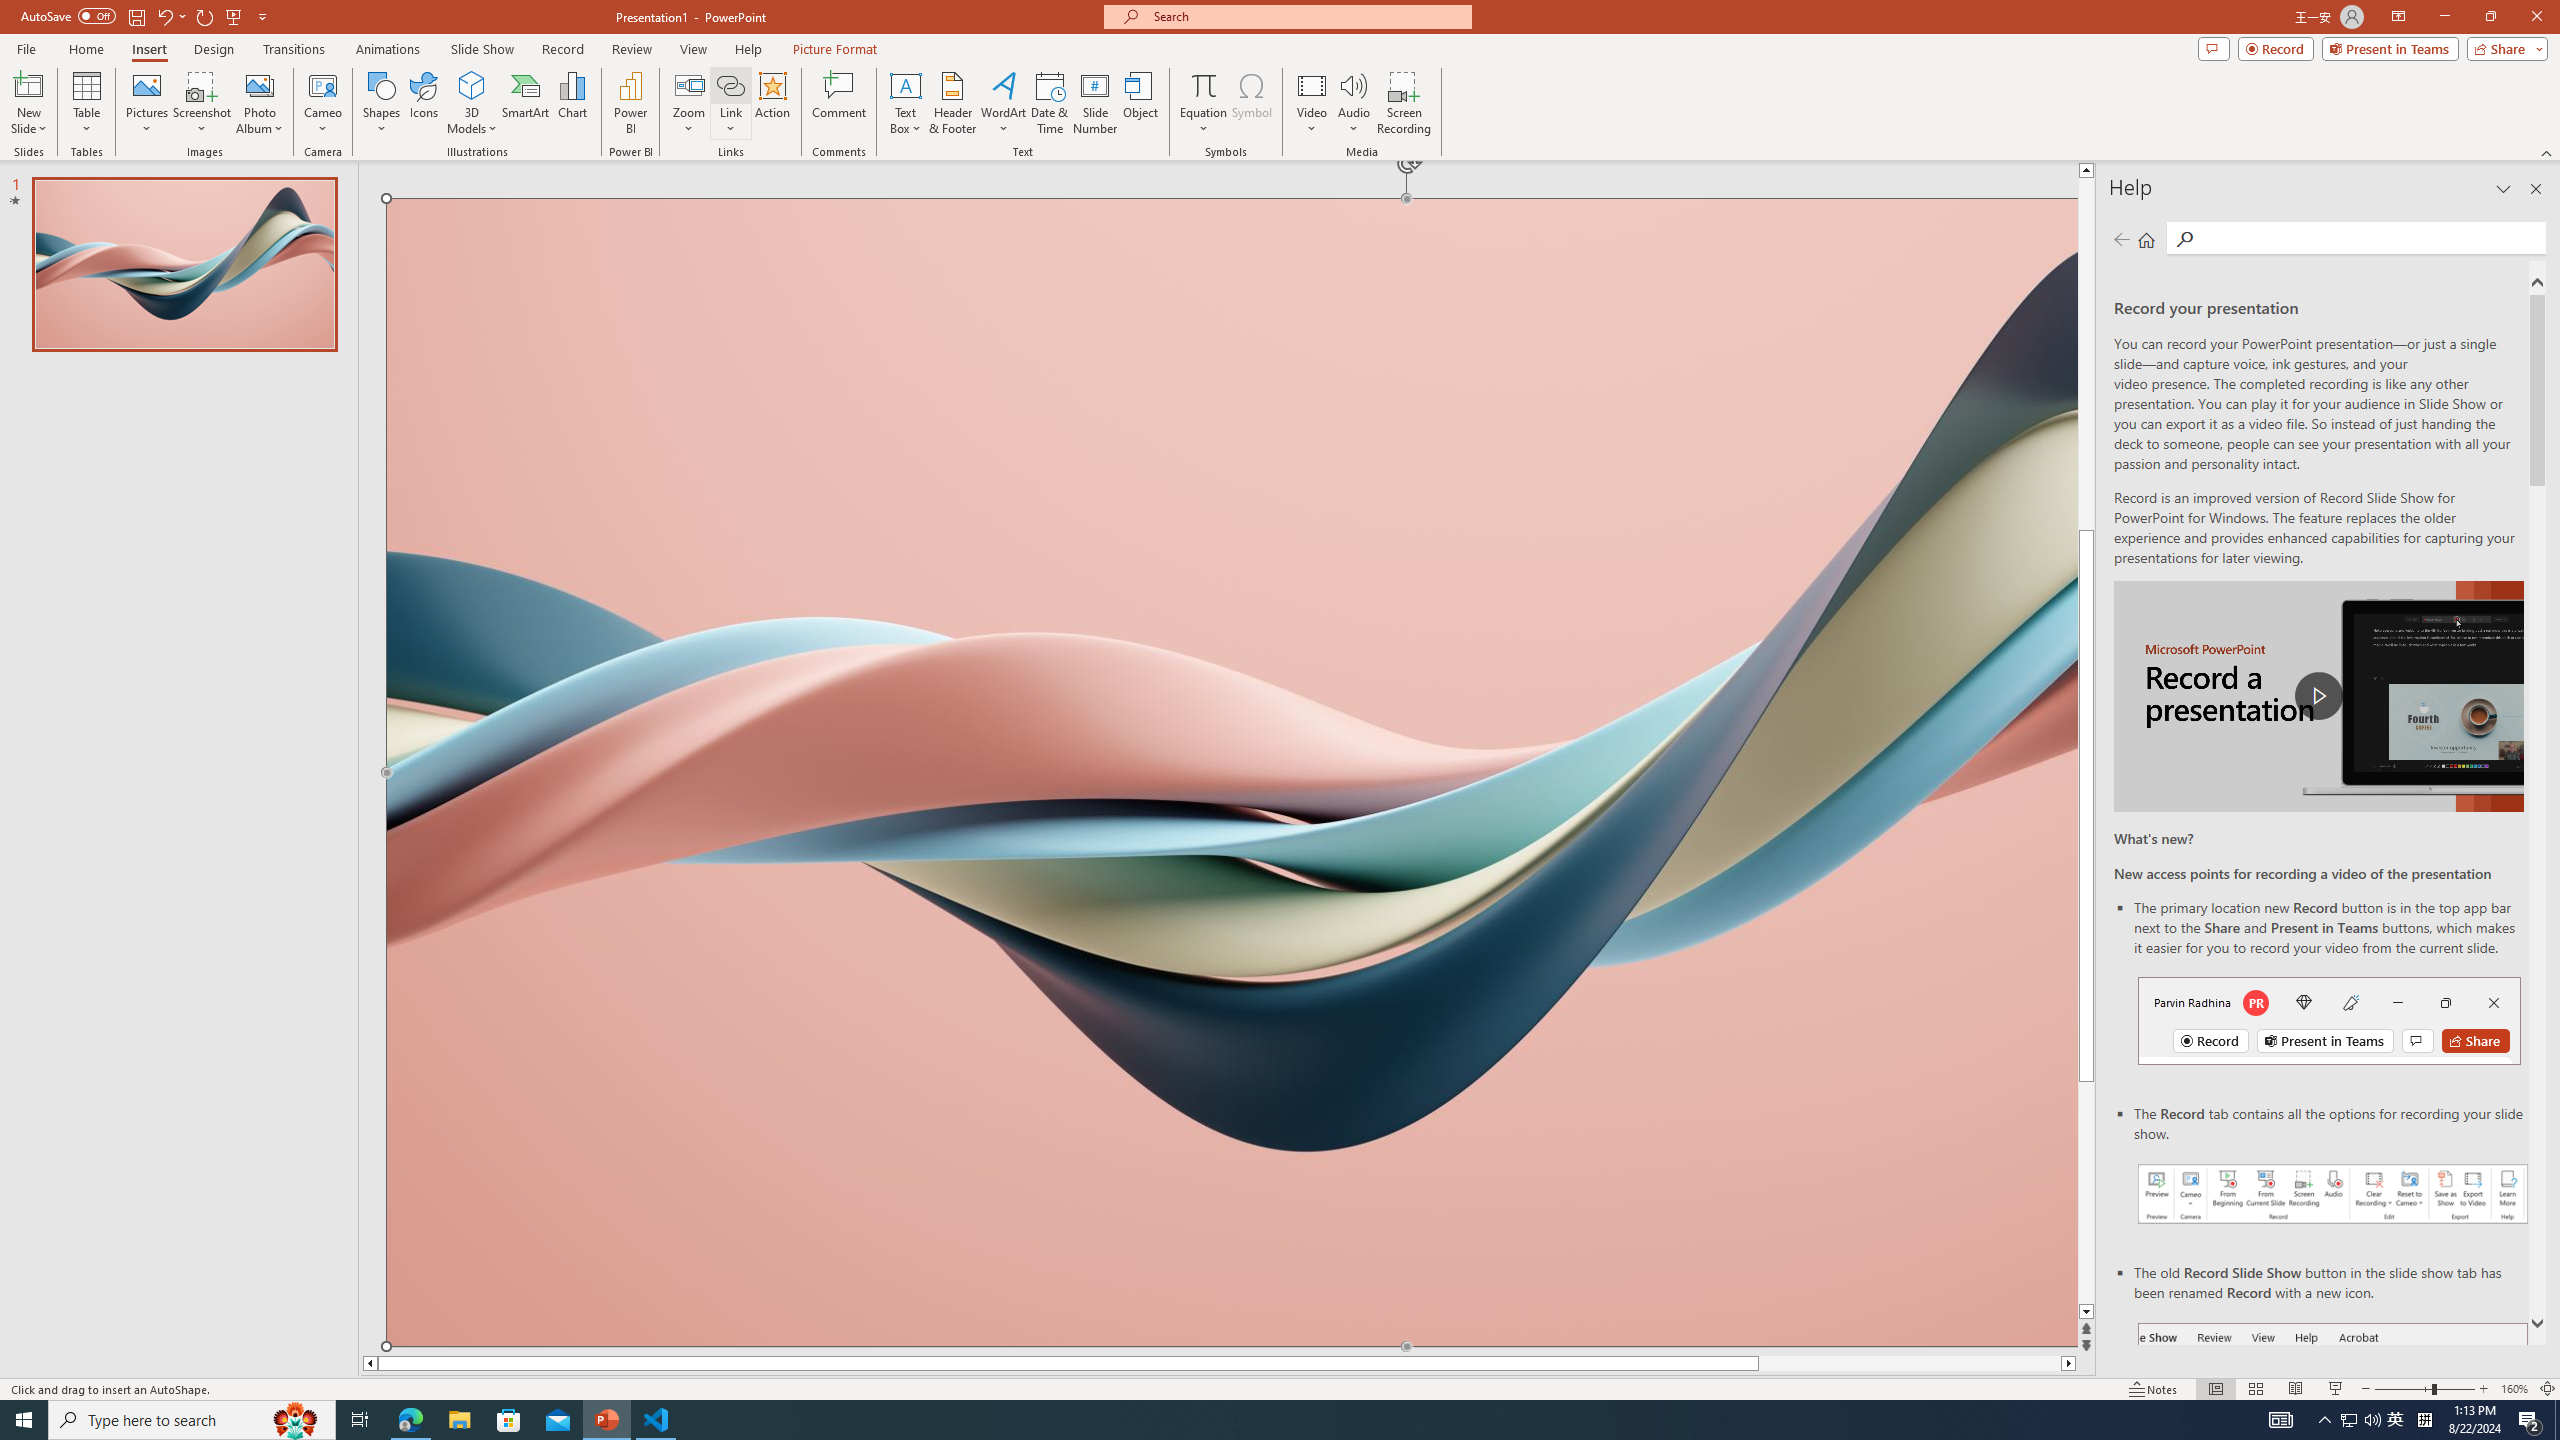 The image size is (2560, 1440). Describe the element at coordinates (631, 103) in the screenshot. I see `'Power BI'` at that location.